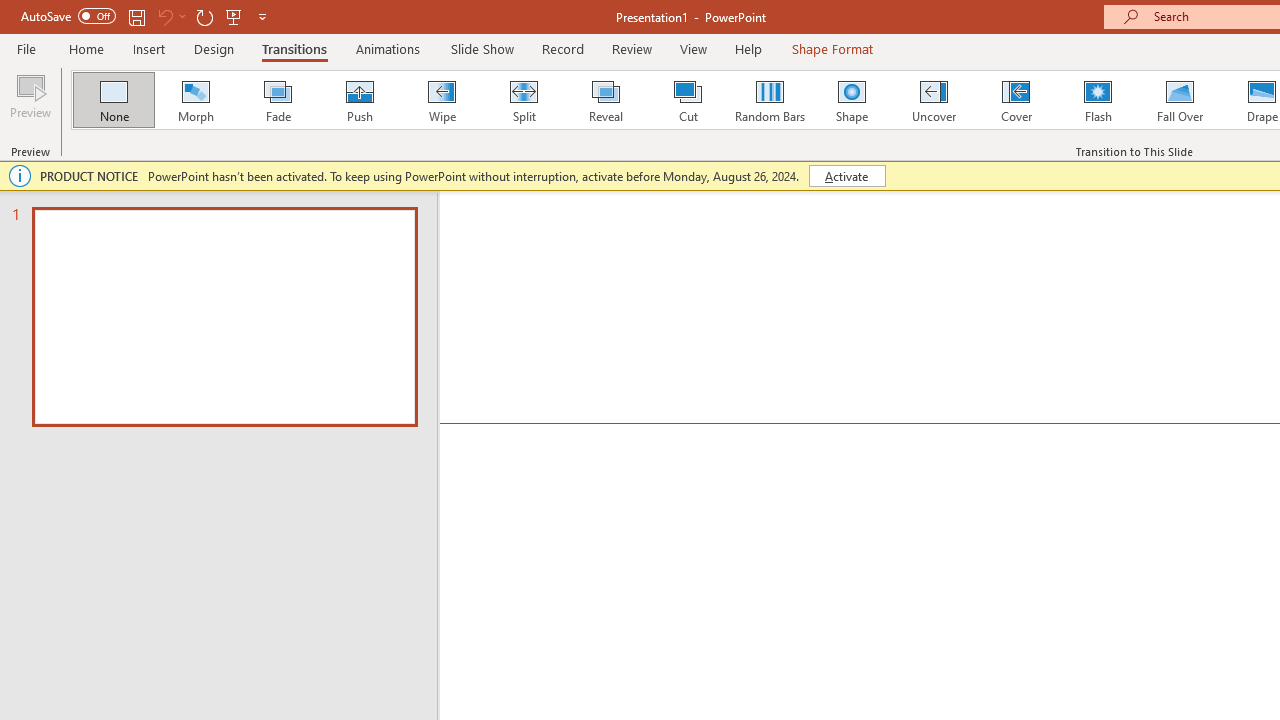 The height and width of the screenshot is (720, 1280). Describe the element at coordinates (847, 175) in the screenshot. I see `'Activate'` at that location.